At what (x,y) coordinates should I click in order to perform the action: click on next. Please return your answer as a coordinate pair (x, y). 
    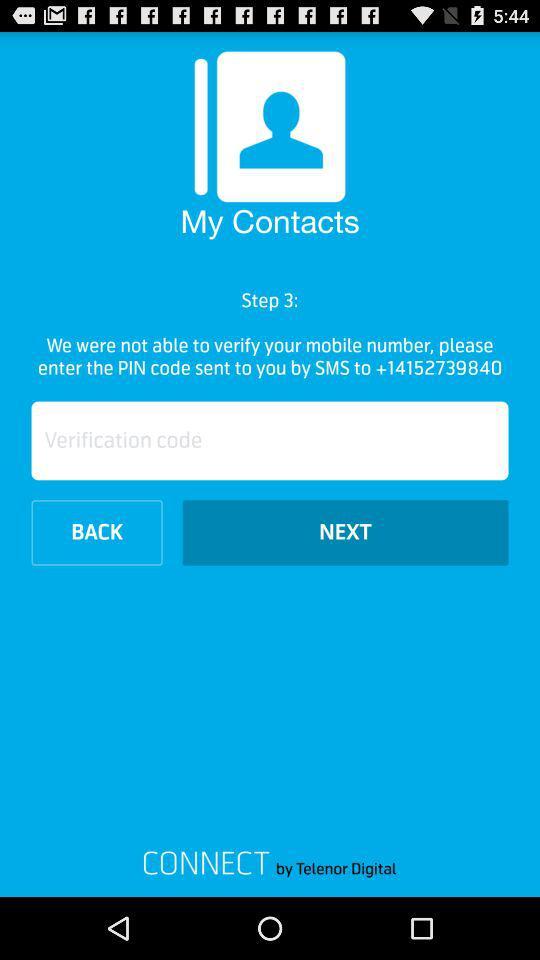
    Looking at the image, I should click on (344, 531).